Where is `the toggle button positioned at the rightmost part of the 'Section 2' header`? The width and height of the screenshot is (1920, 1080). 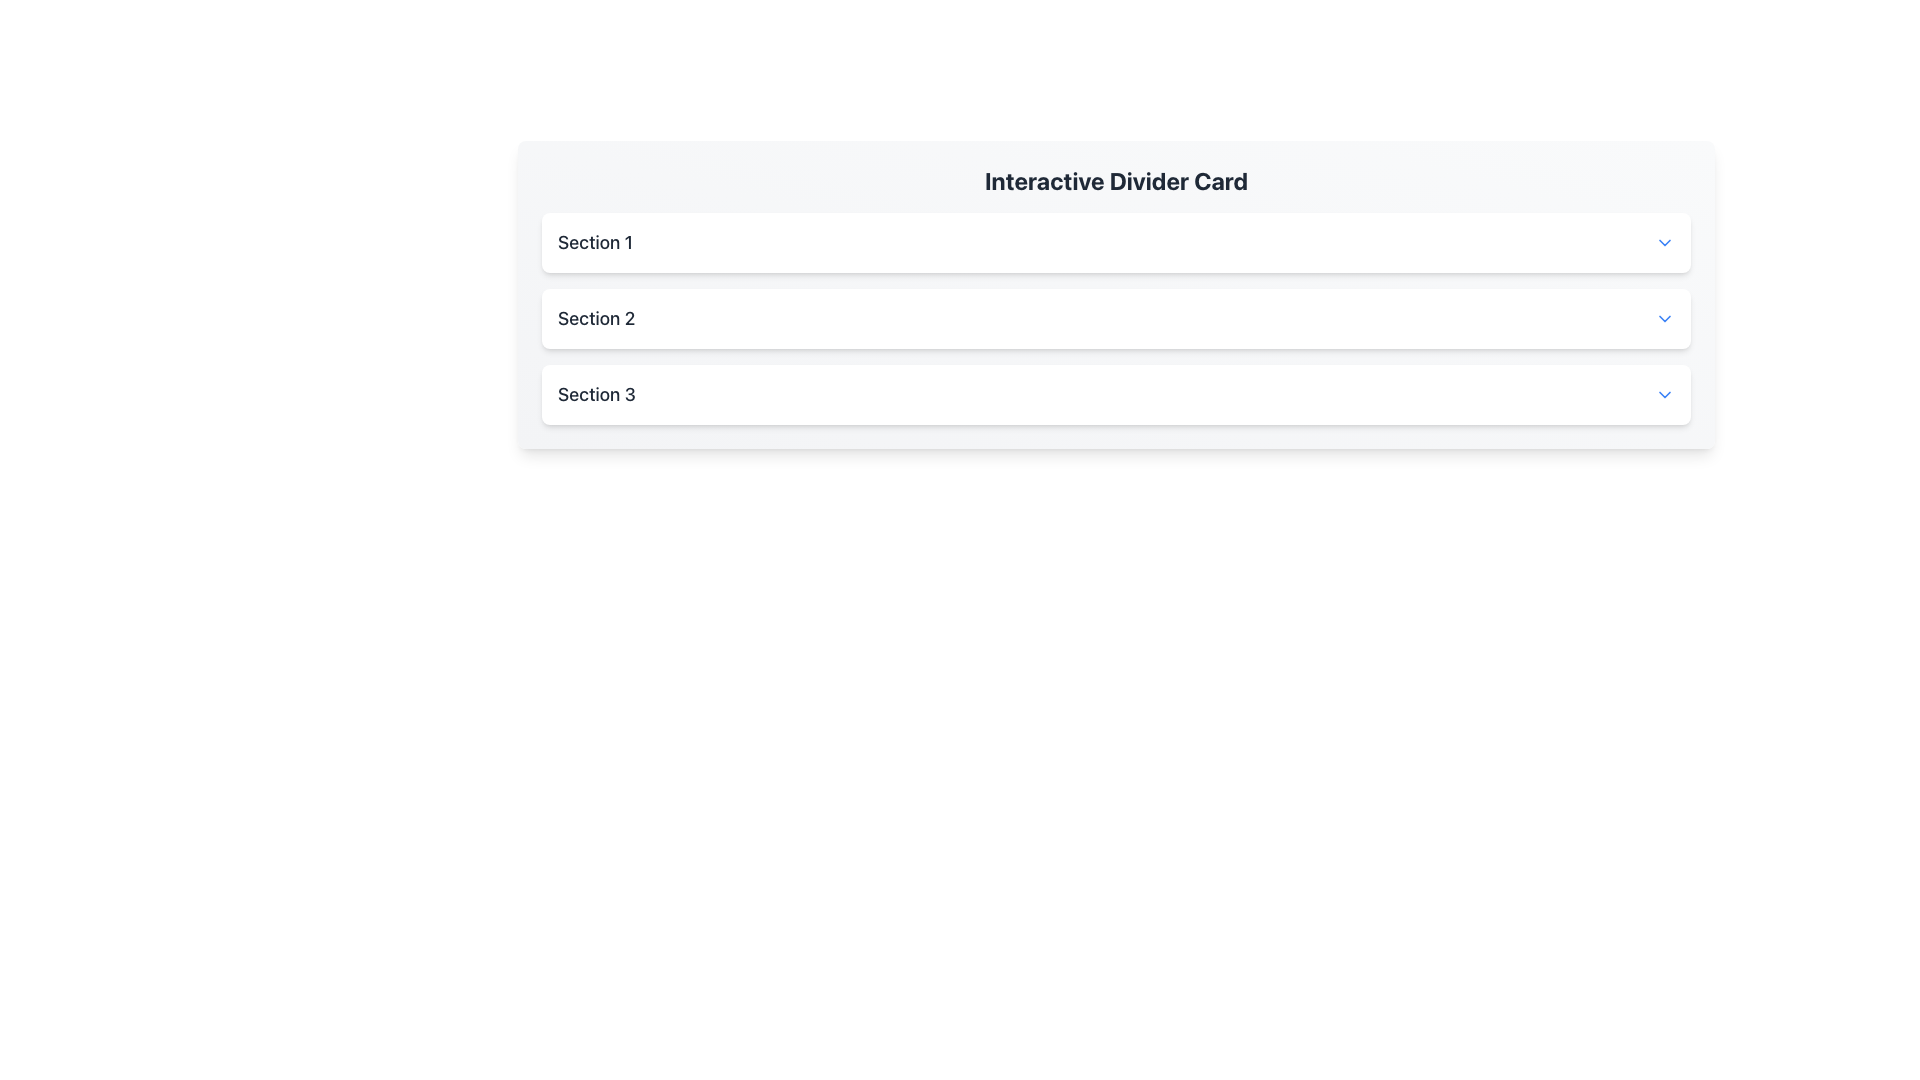 the toggle button positioned at the rightmost part of the 'Section 2' header is located at coordinates (1665, 318).